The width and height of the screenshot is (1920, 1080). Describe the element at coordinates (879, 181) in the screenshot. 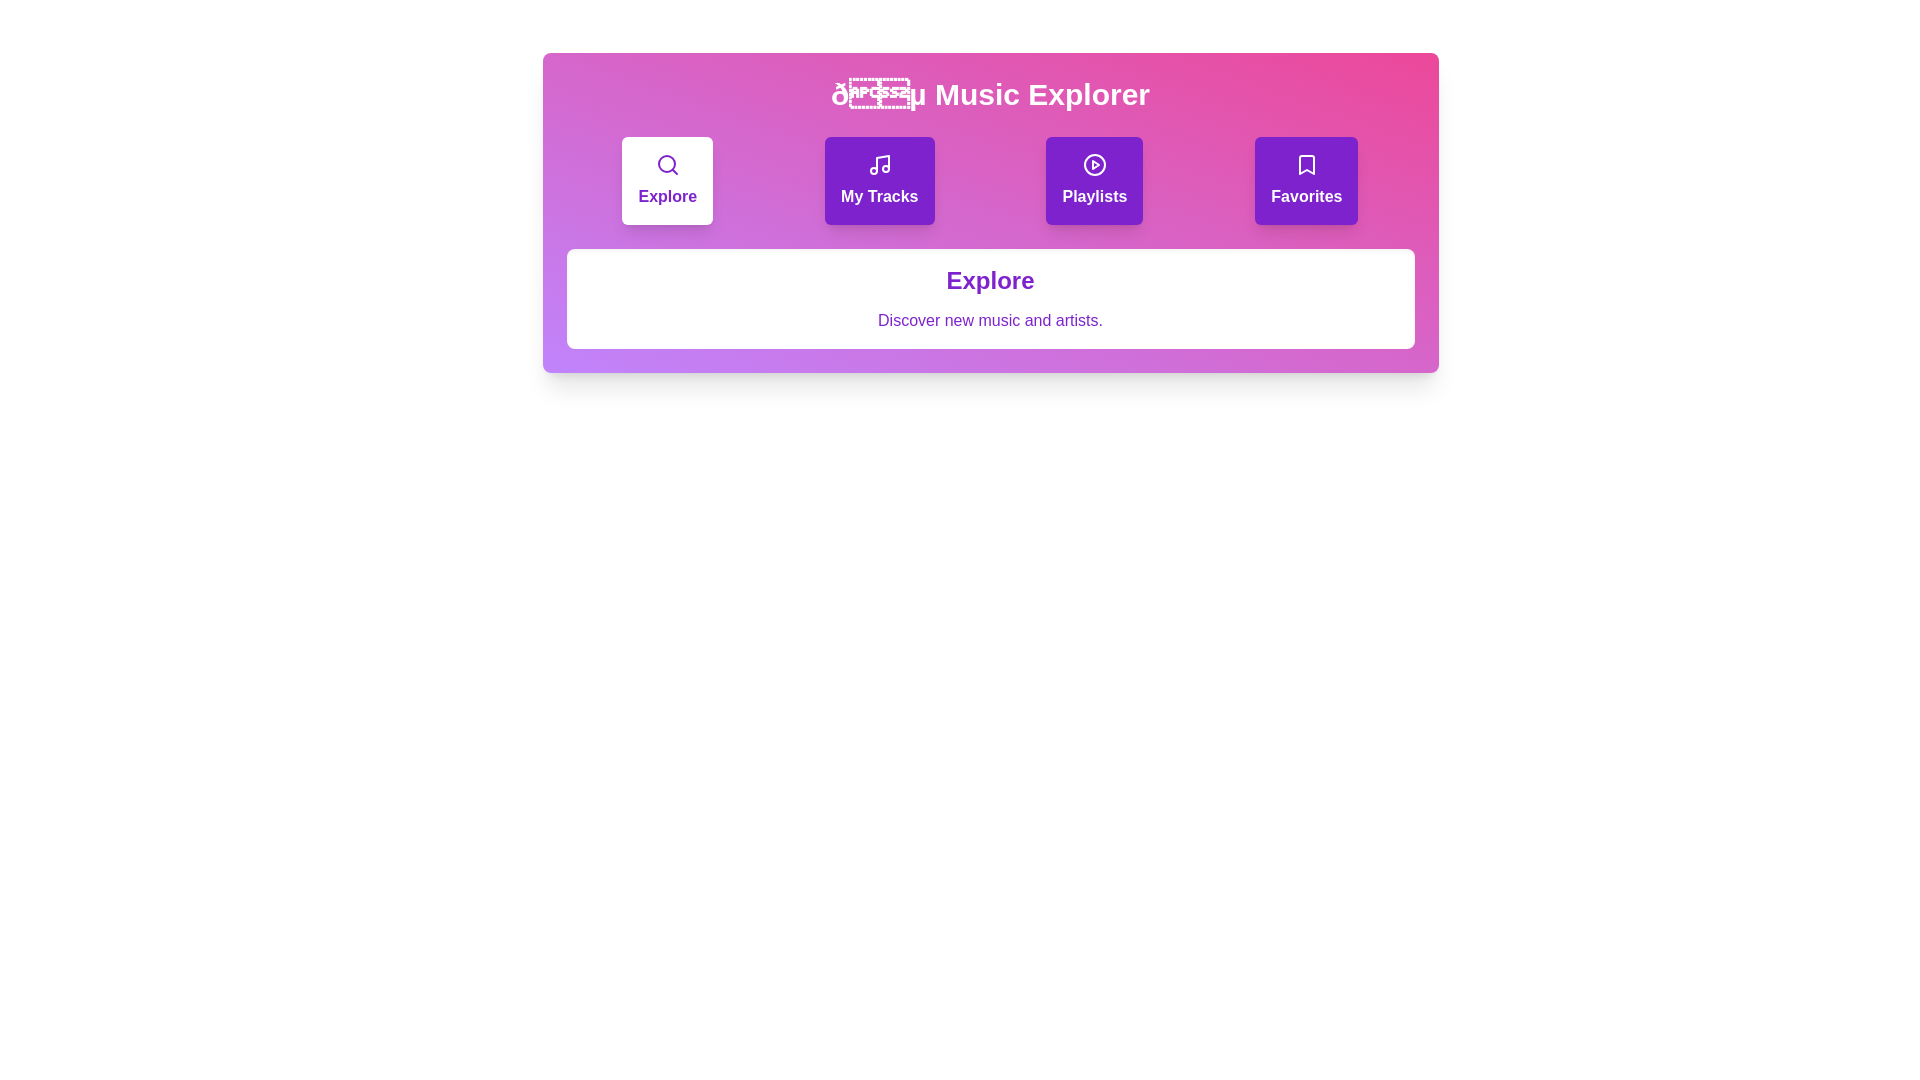

I see `the tab My Tracks` at that location.